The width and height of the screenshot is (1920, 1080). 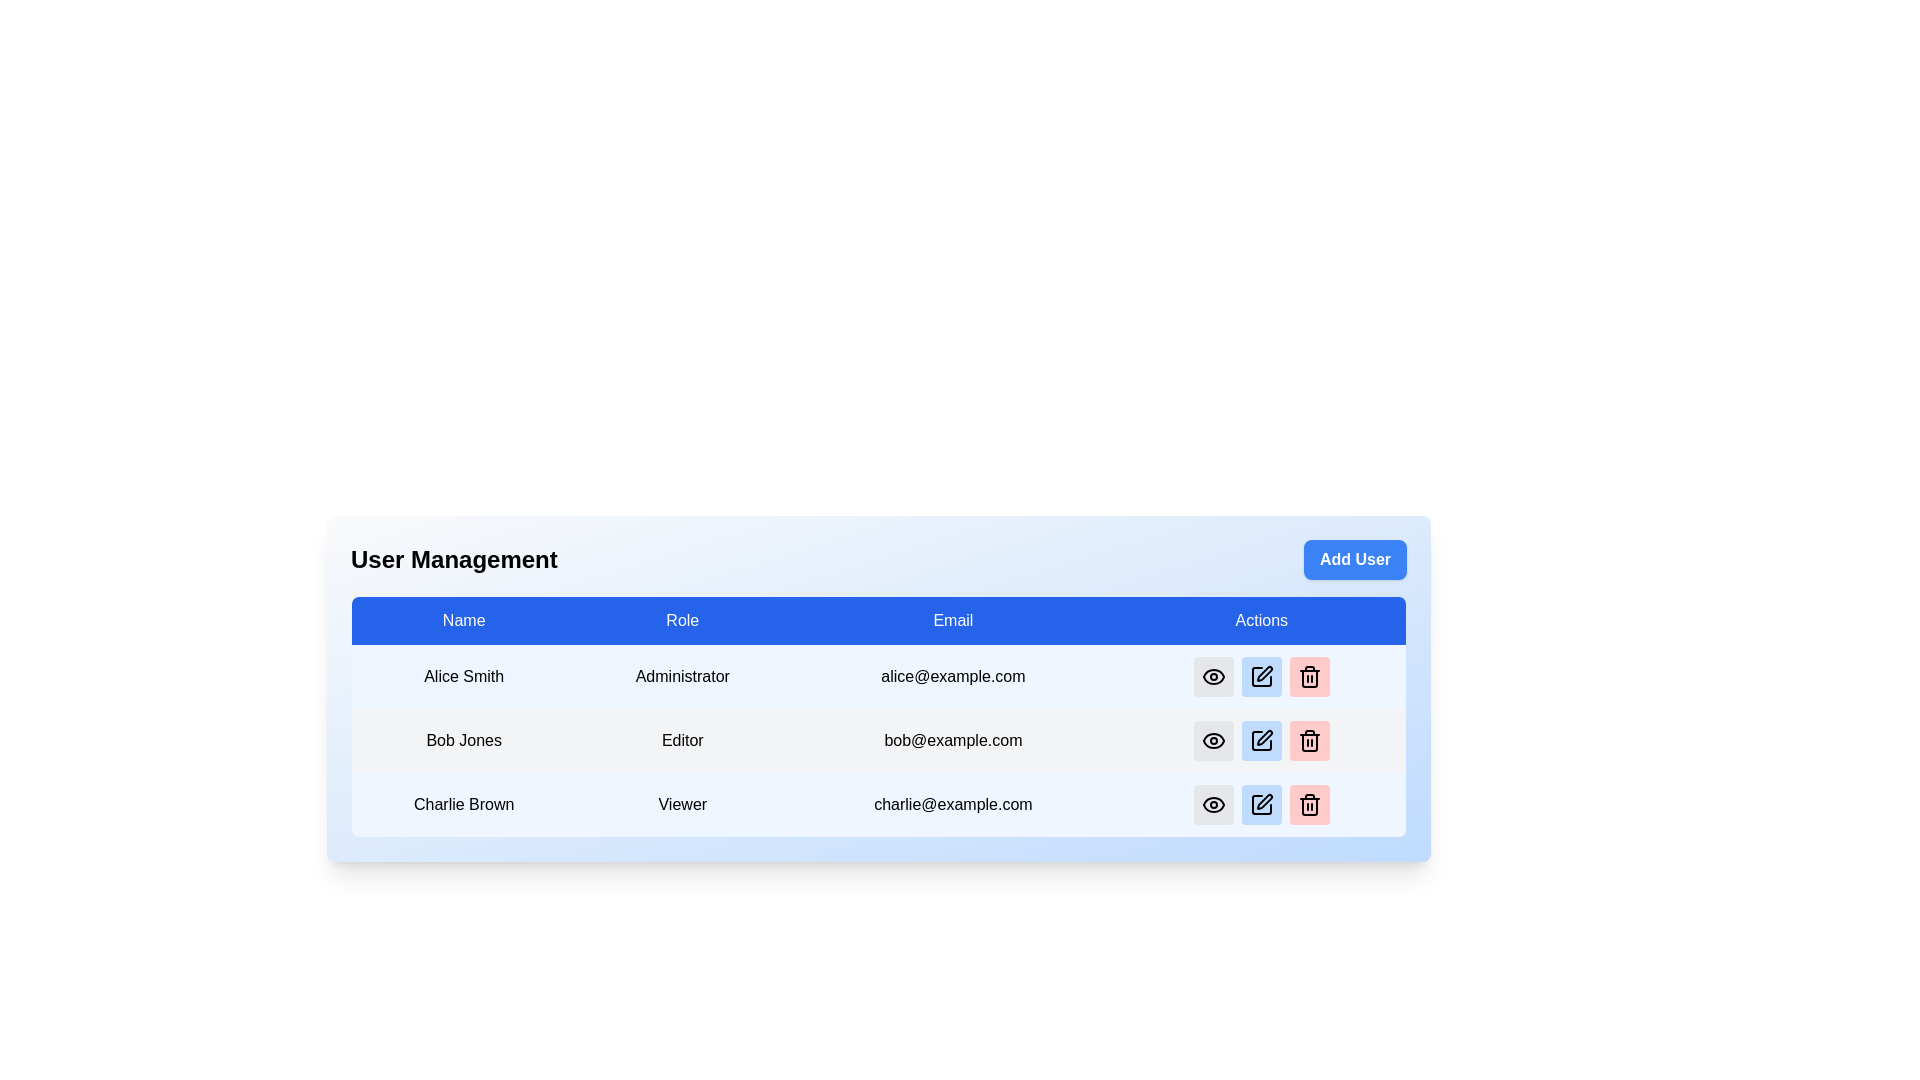 I want to click on the eye icon button in the 'Actions' column for Alice Smith, so click(x=1212, y=676).